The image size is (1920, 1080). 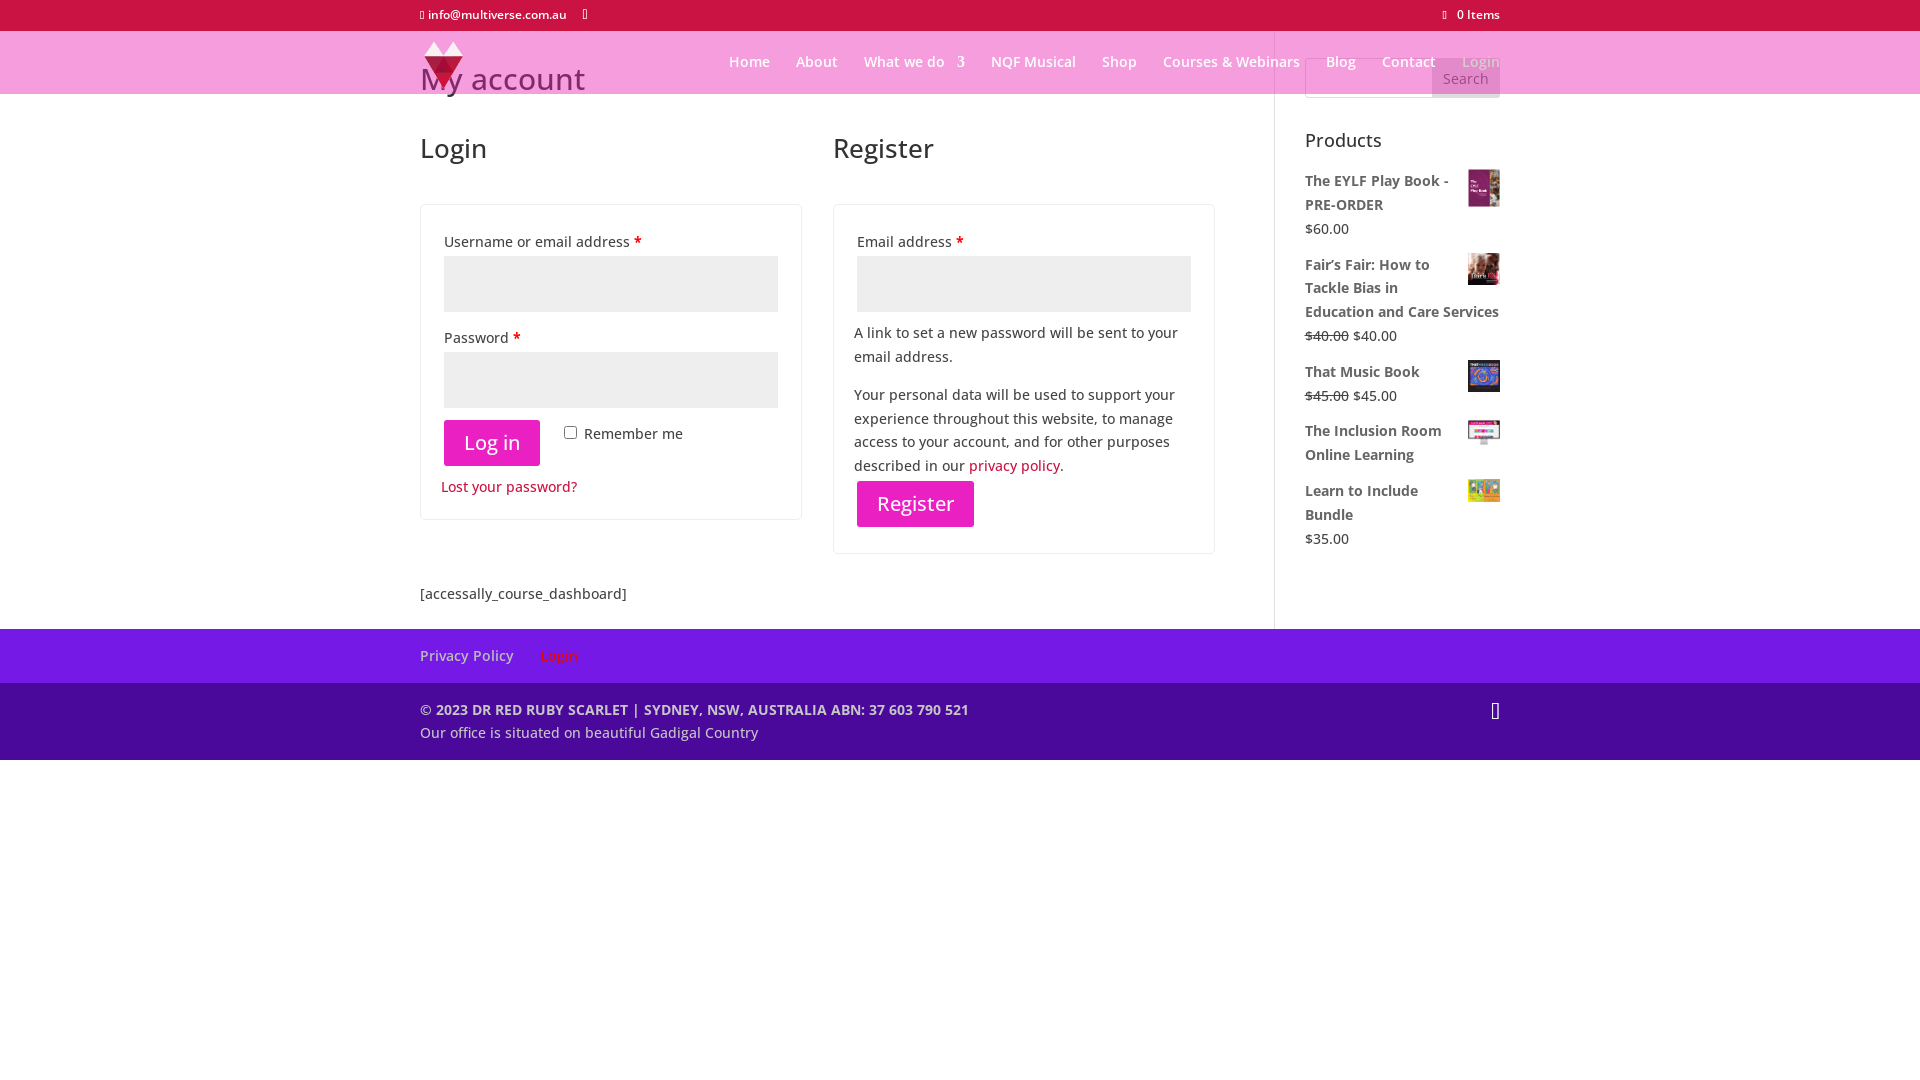 I want to click on 'The Inclusion Room Online Learning', so click(x=1401, y=442).